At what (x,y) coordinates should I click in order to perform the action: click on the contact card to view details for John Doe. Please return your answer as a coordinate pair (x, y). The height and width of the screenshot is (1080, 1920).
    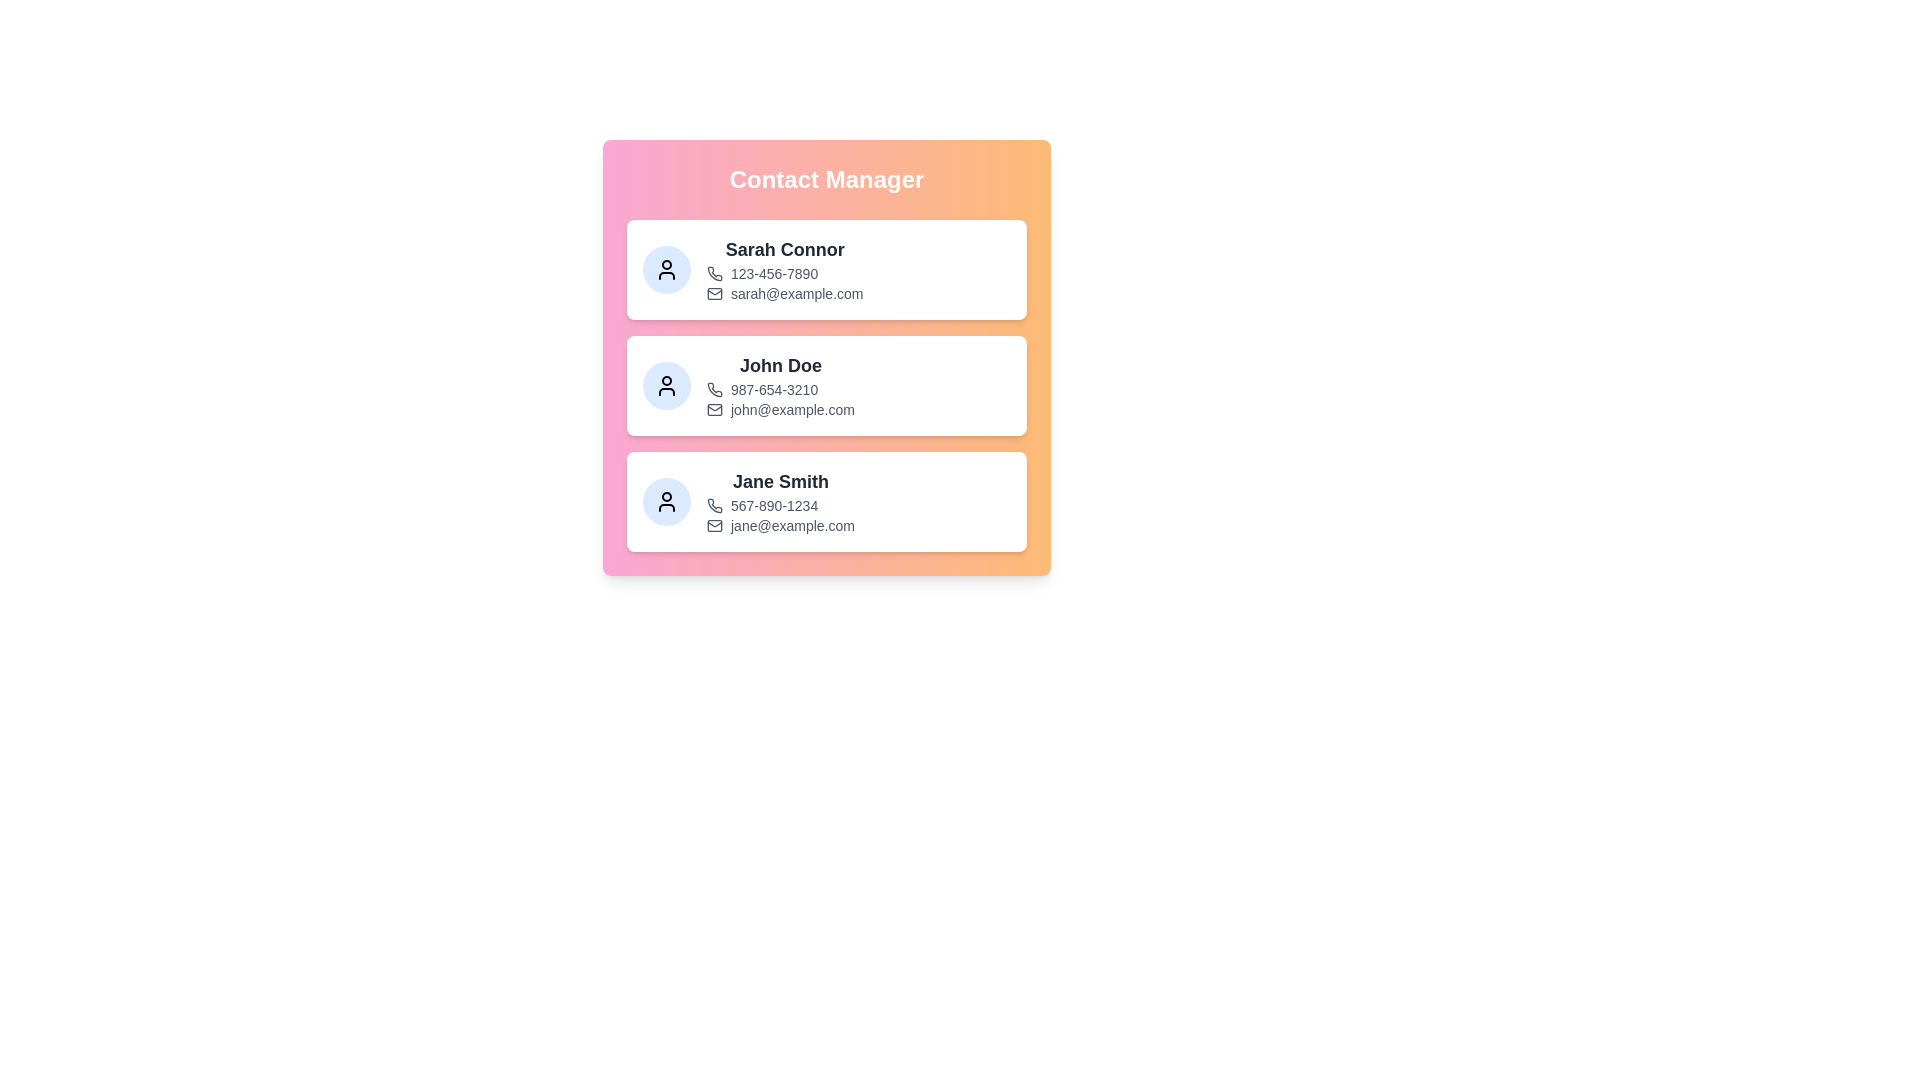
    Looking at the image, I should click on (826, 385).